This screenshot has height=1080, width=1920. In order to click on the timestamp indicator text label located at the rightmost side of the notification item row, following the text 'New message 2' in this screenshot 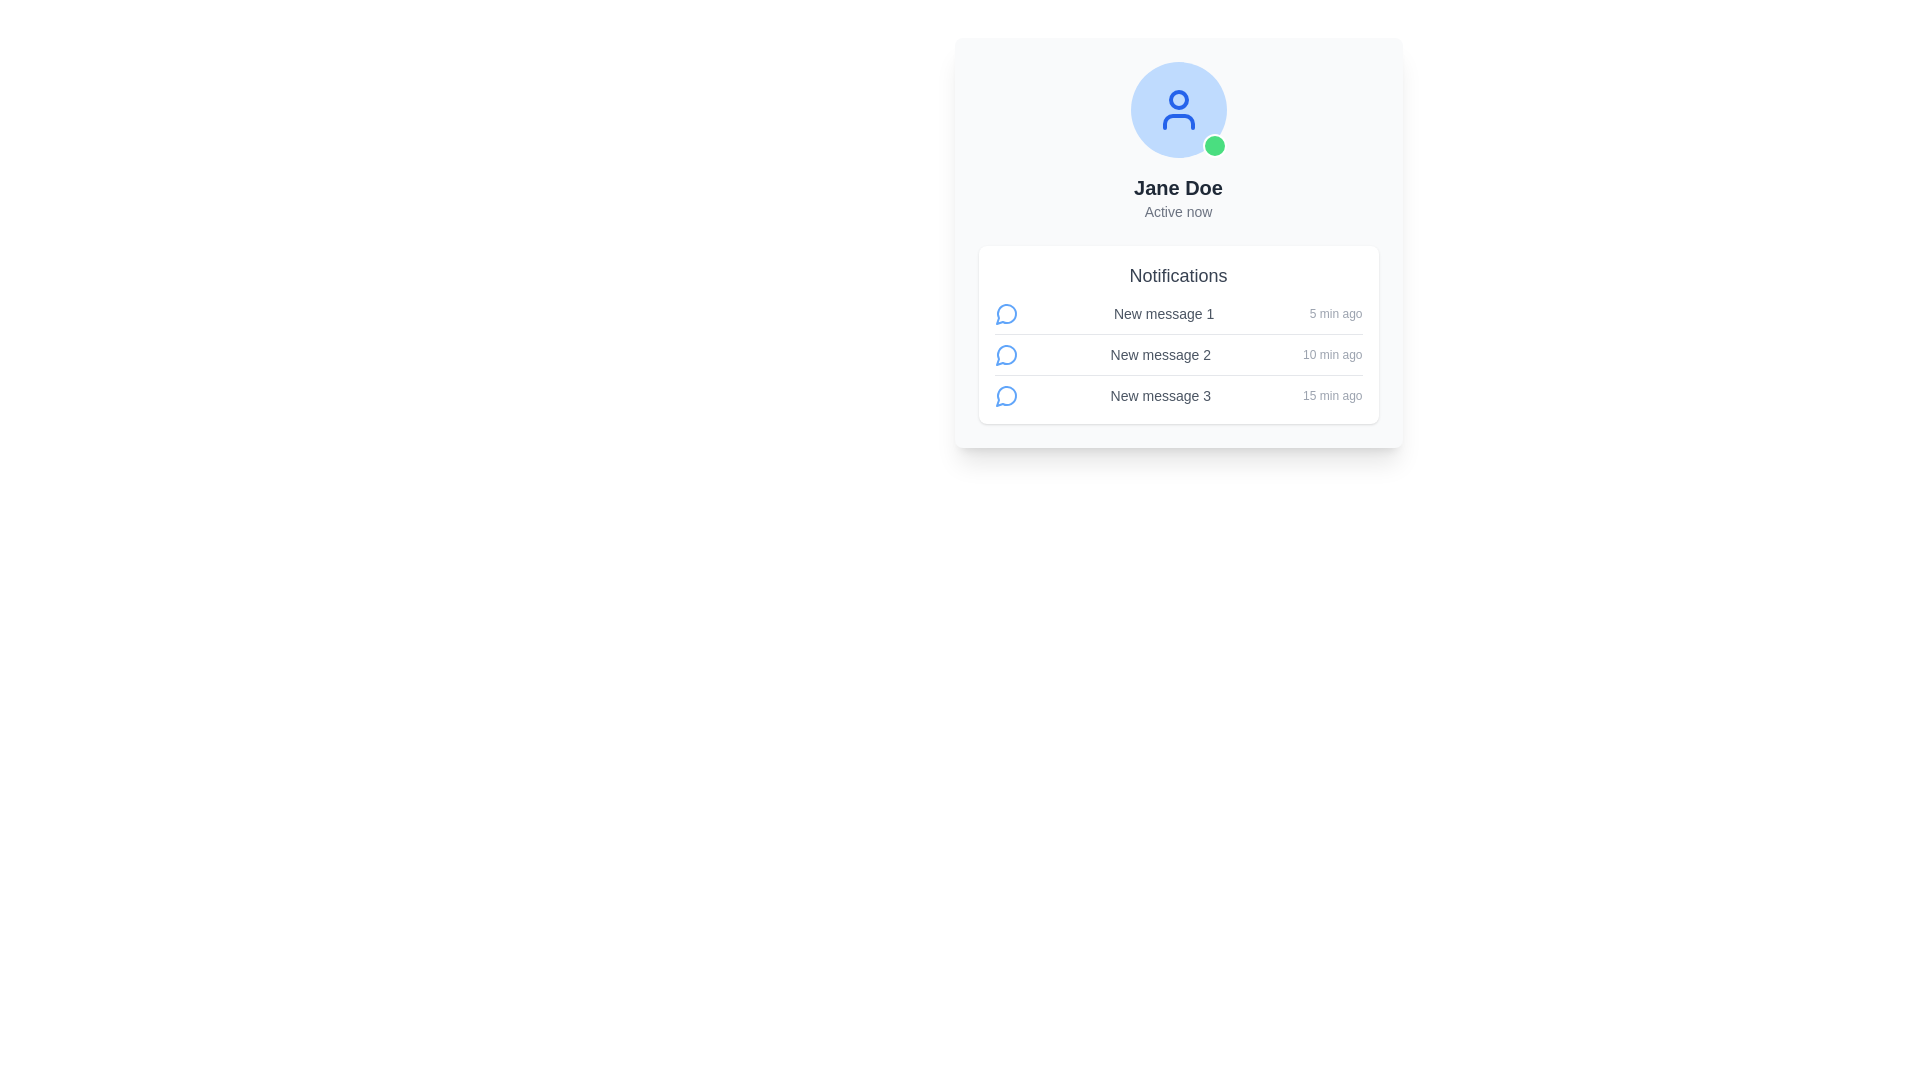, I will do `click(1332, 353)`.